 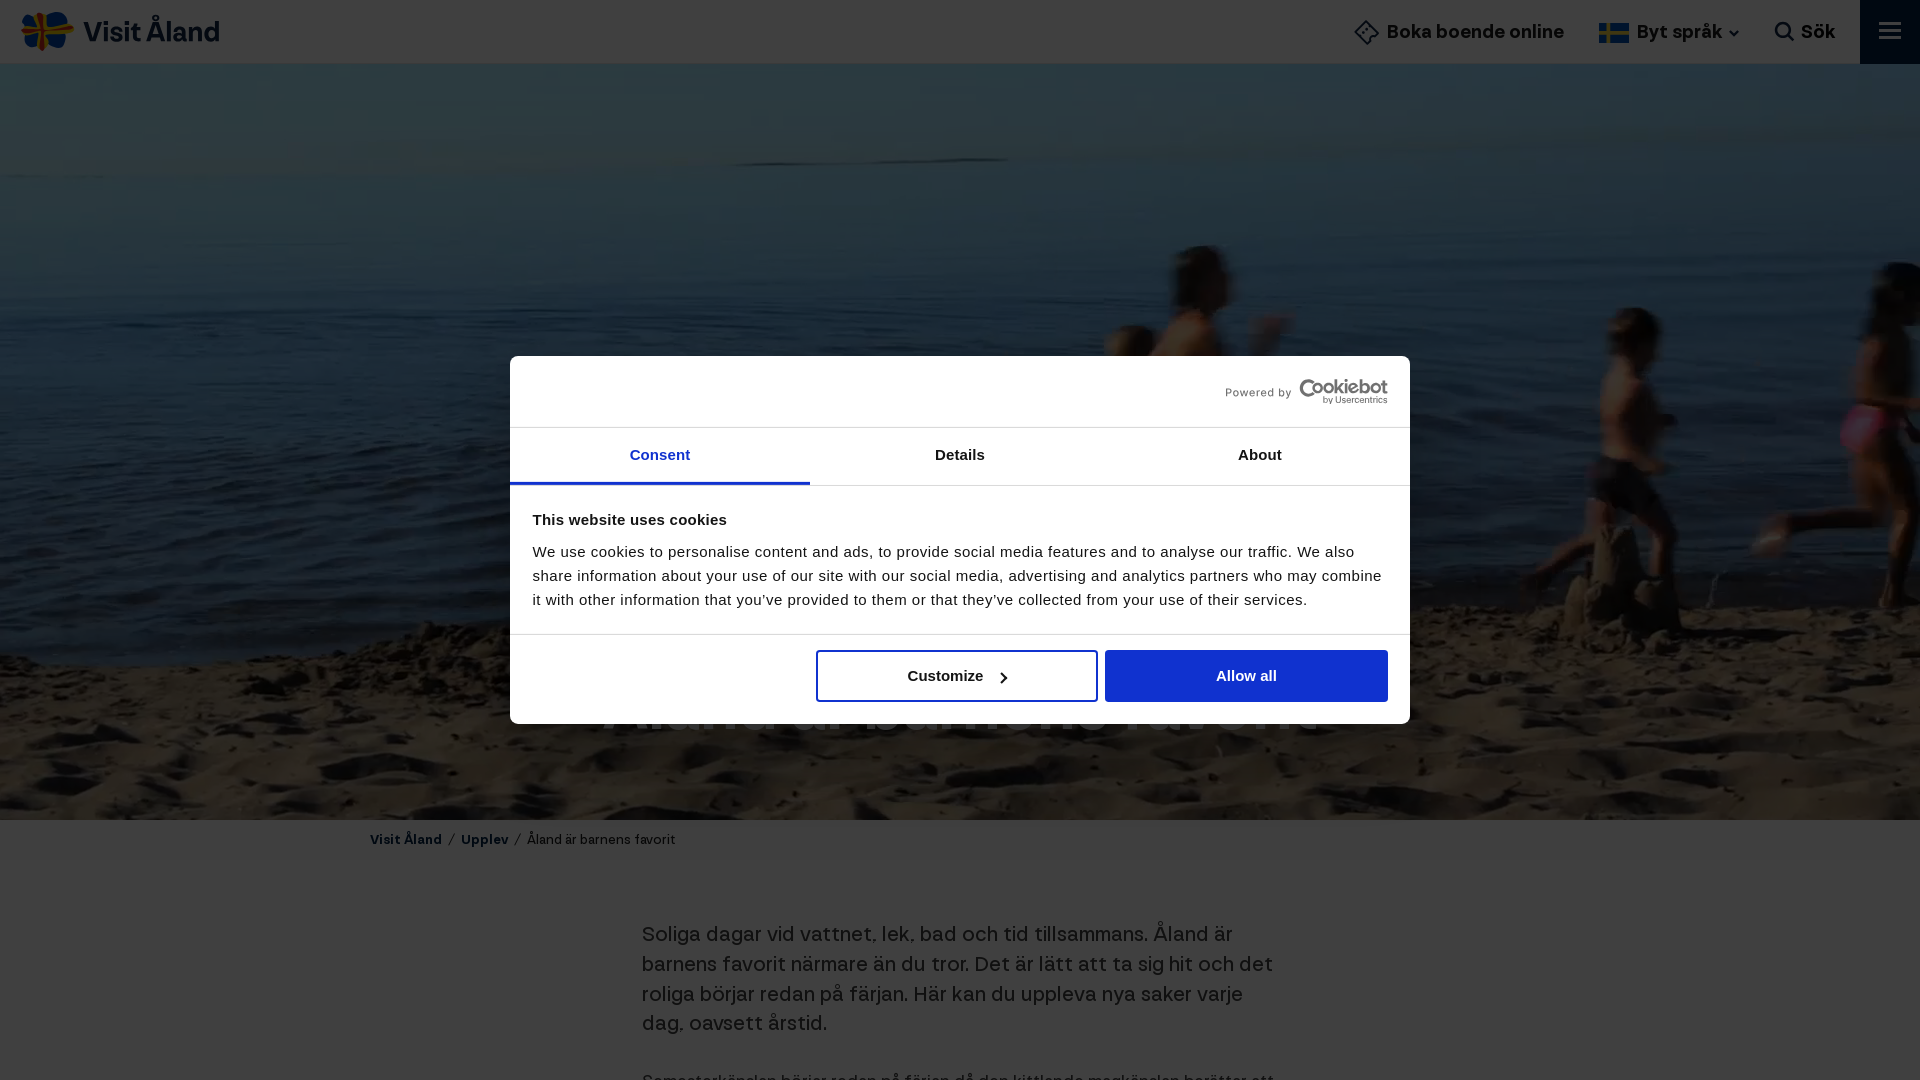 What do you see at coordinates (960, 456) in the screenshot?
I see `'Details'` at bounding box center [960, 456].